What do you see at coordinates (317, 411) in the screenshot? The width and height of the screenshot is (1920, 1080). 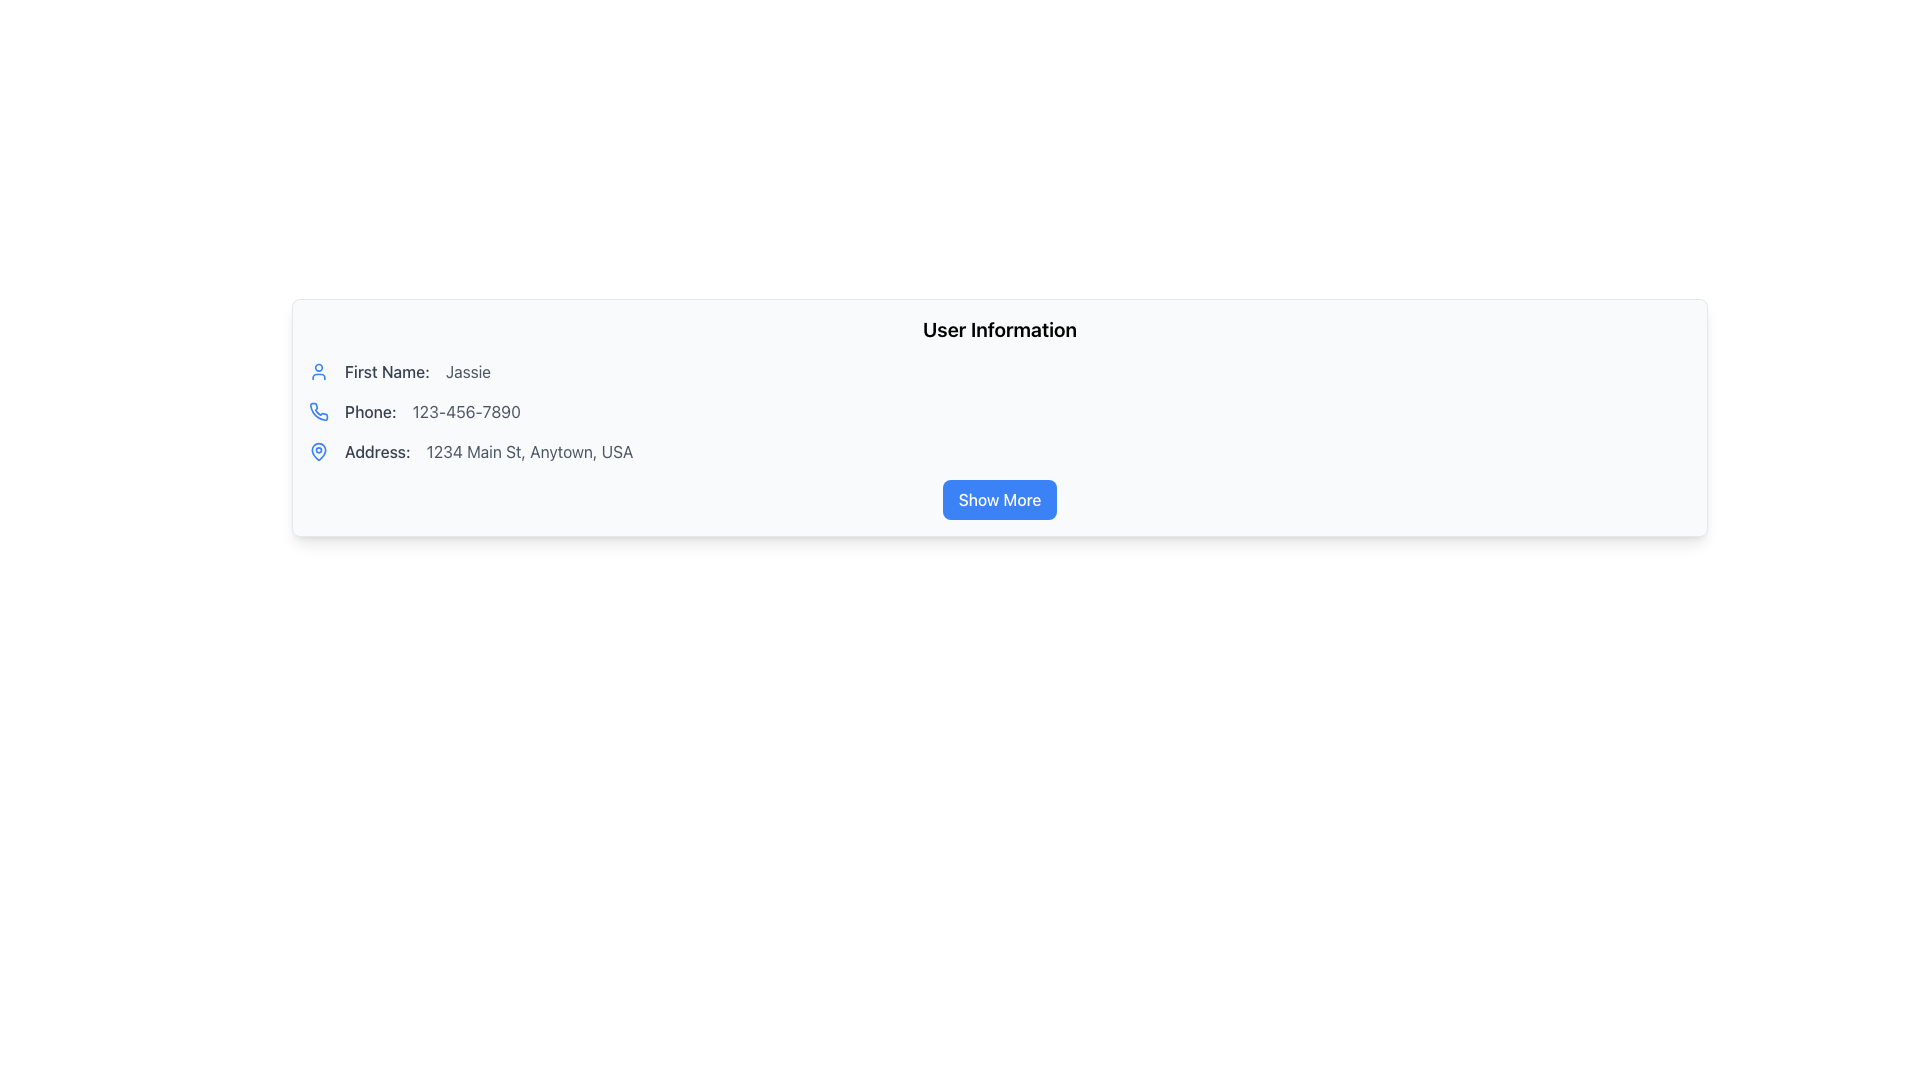 I see `the phone contact information icon located at the top-left corner of the contextual group under the 'Phone' label, immediately left of the 'Phone:' label and the phone number text` at bounding box center [317, 411].